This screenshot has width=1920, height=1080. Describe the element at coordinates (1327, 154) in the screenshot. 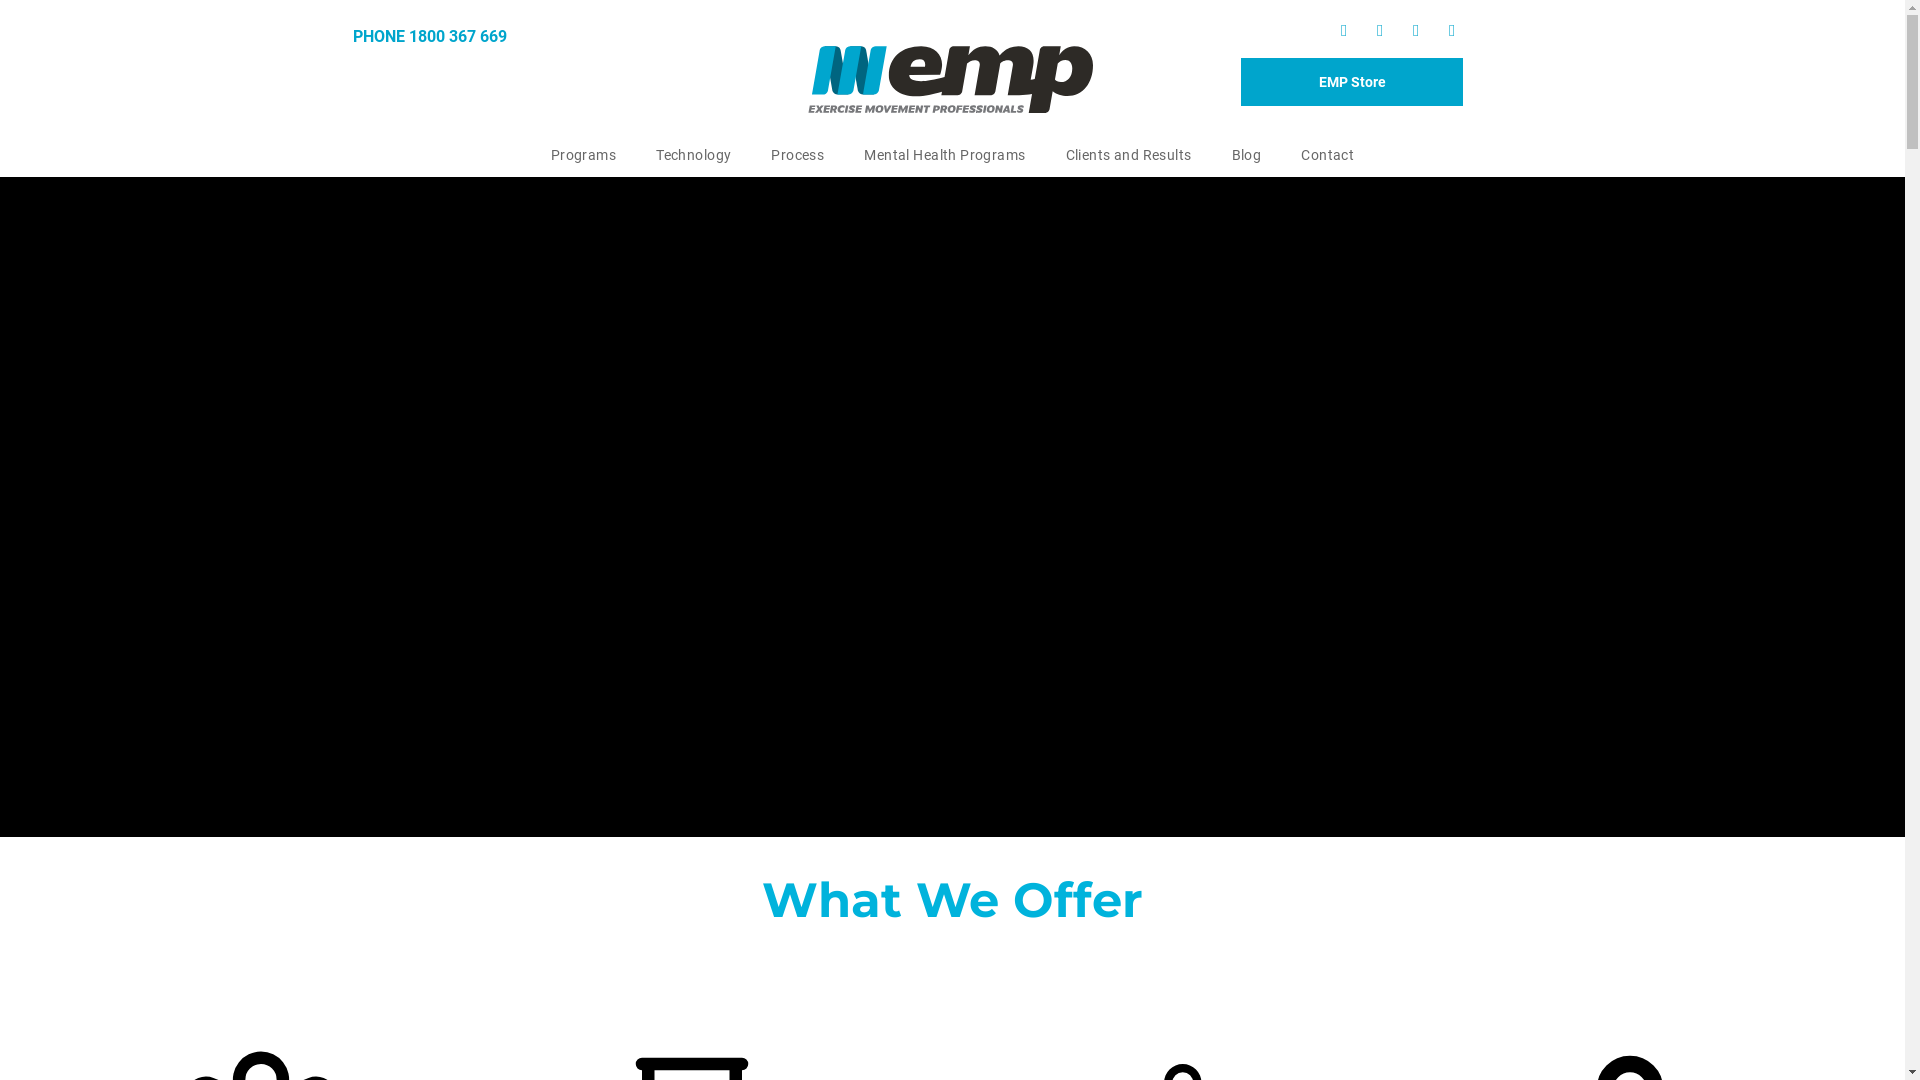

I see `'Contact'` at that location.